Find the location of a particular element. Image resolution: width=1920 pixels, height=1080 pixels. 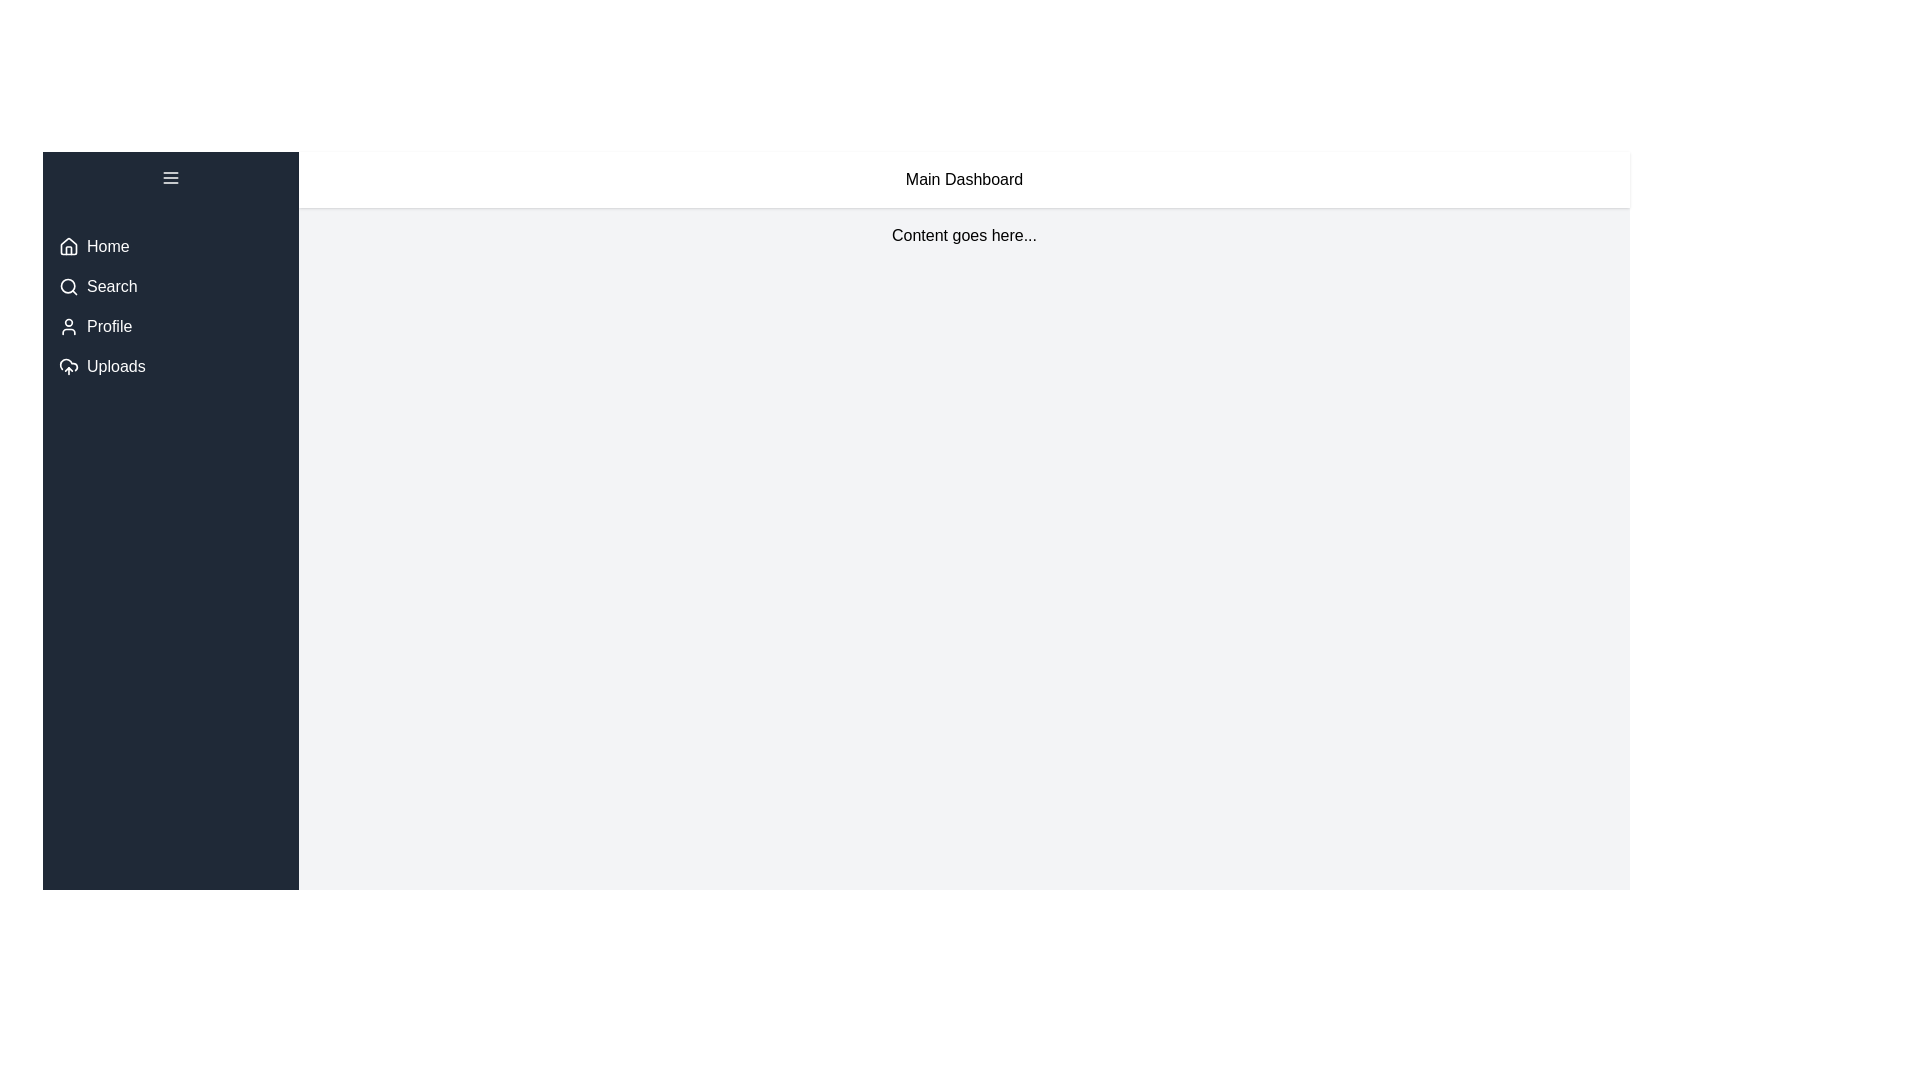

the 'Uploads' button in the left sidebar, which is the fourth item in a vertical navigation list is located at coordinates (171, 366).